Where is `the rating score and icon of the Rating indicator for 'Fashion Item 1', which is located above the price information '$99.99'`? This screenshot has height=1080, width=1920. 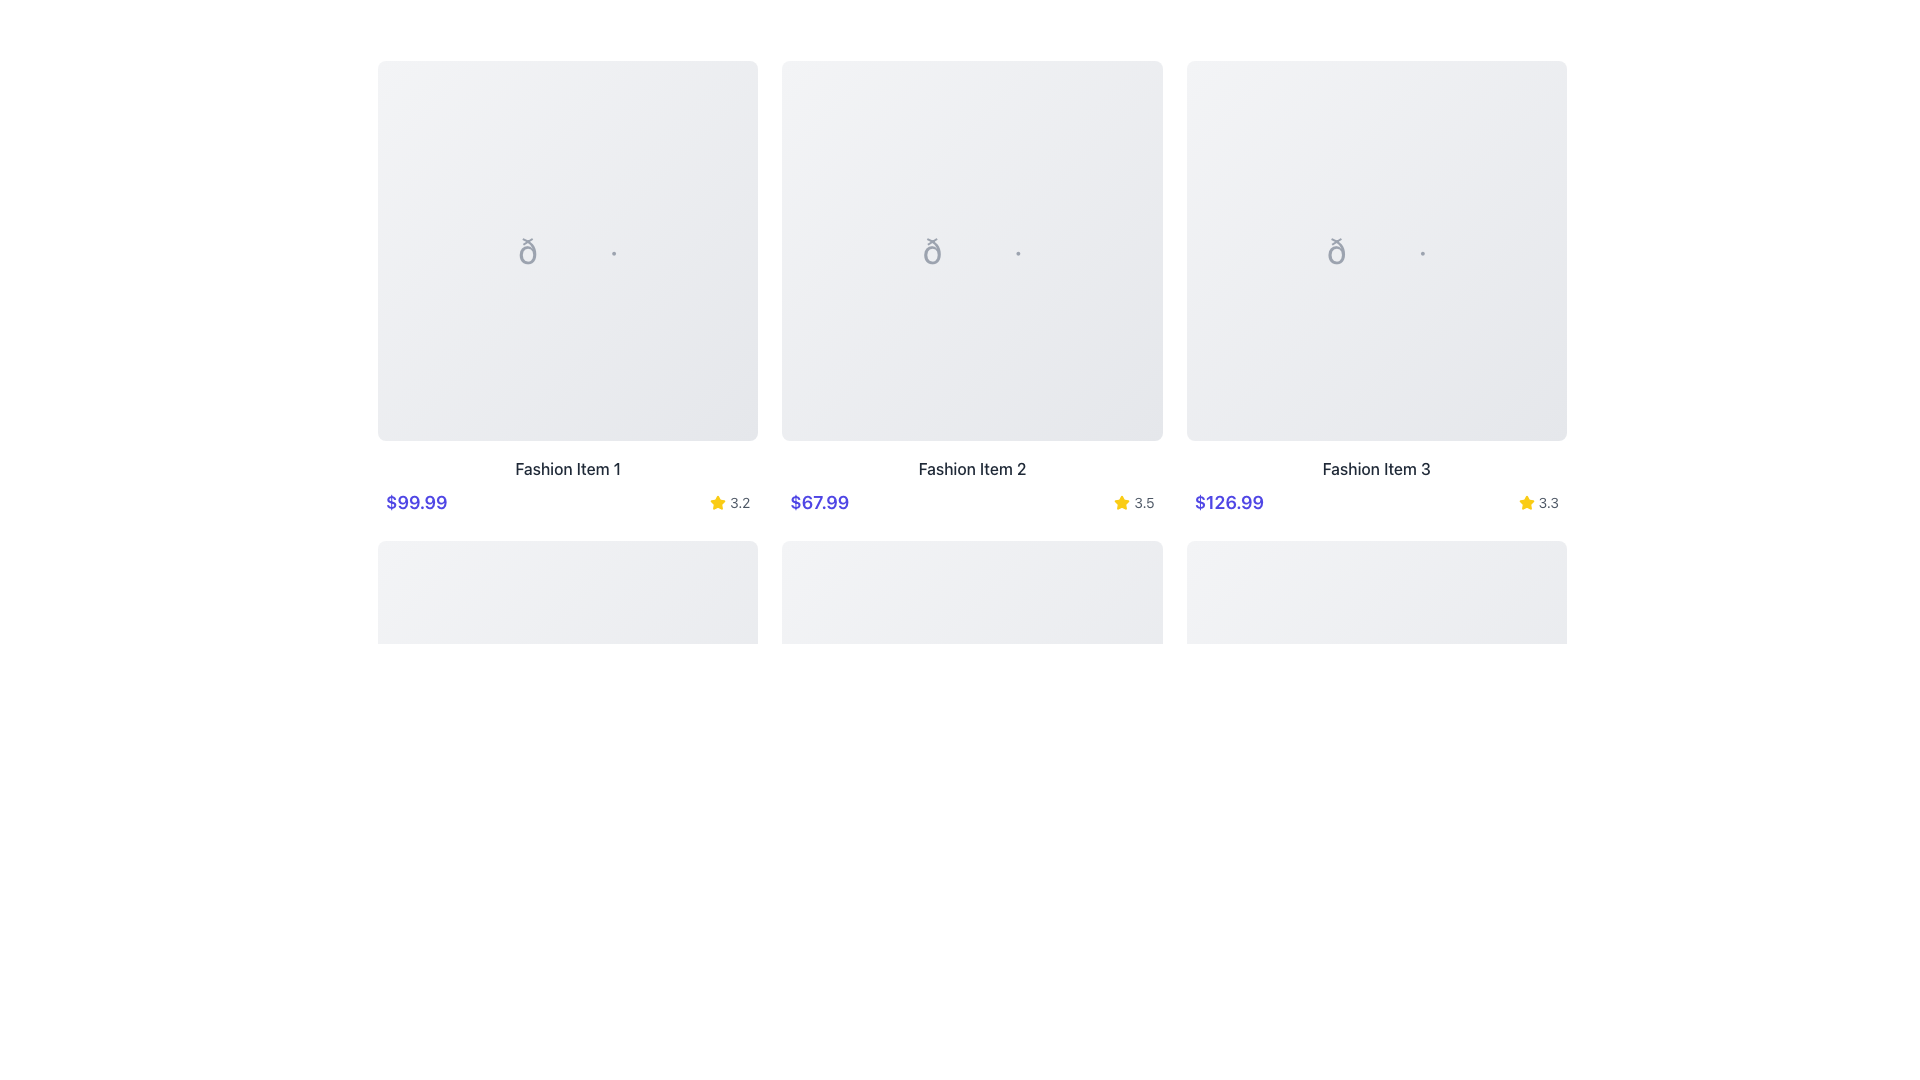
the rating score and icon of the Rating indicator for 'Fashion Item 1', which is located above the price information '$99.99' is located at coordinates (729, 502).